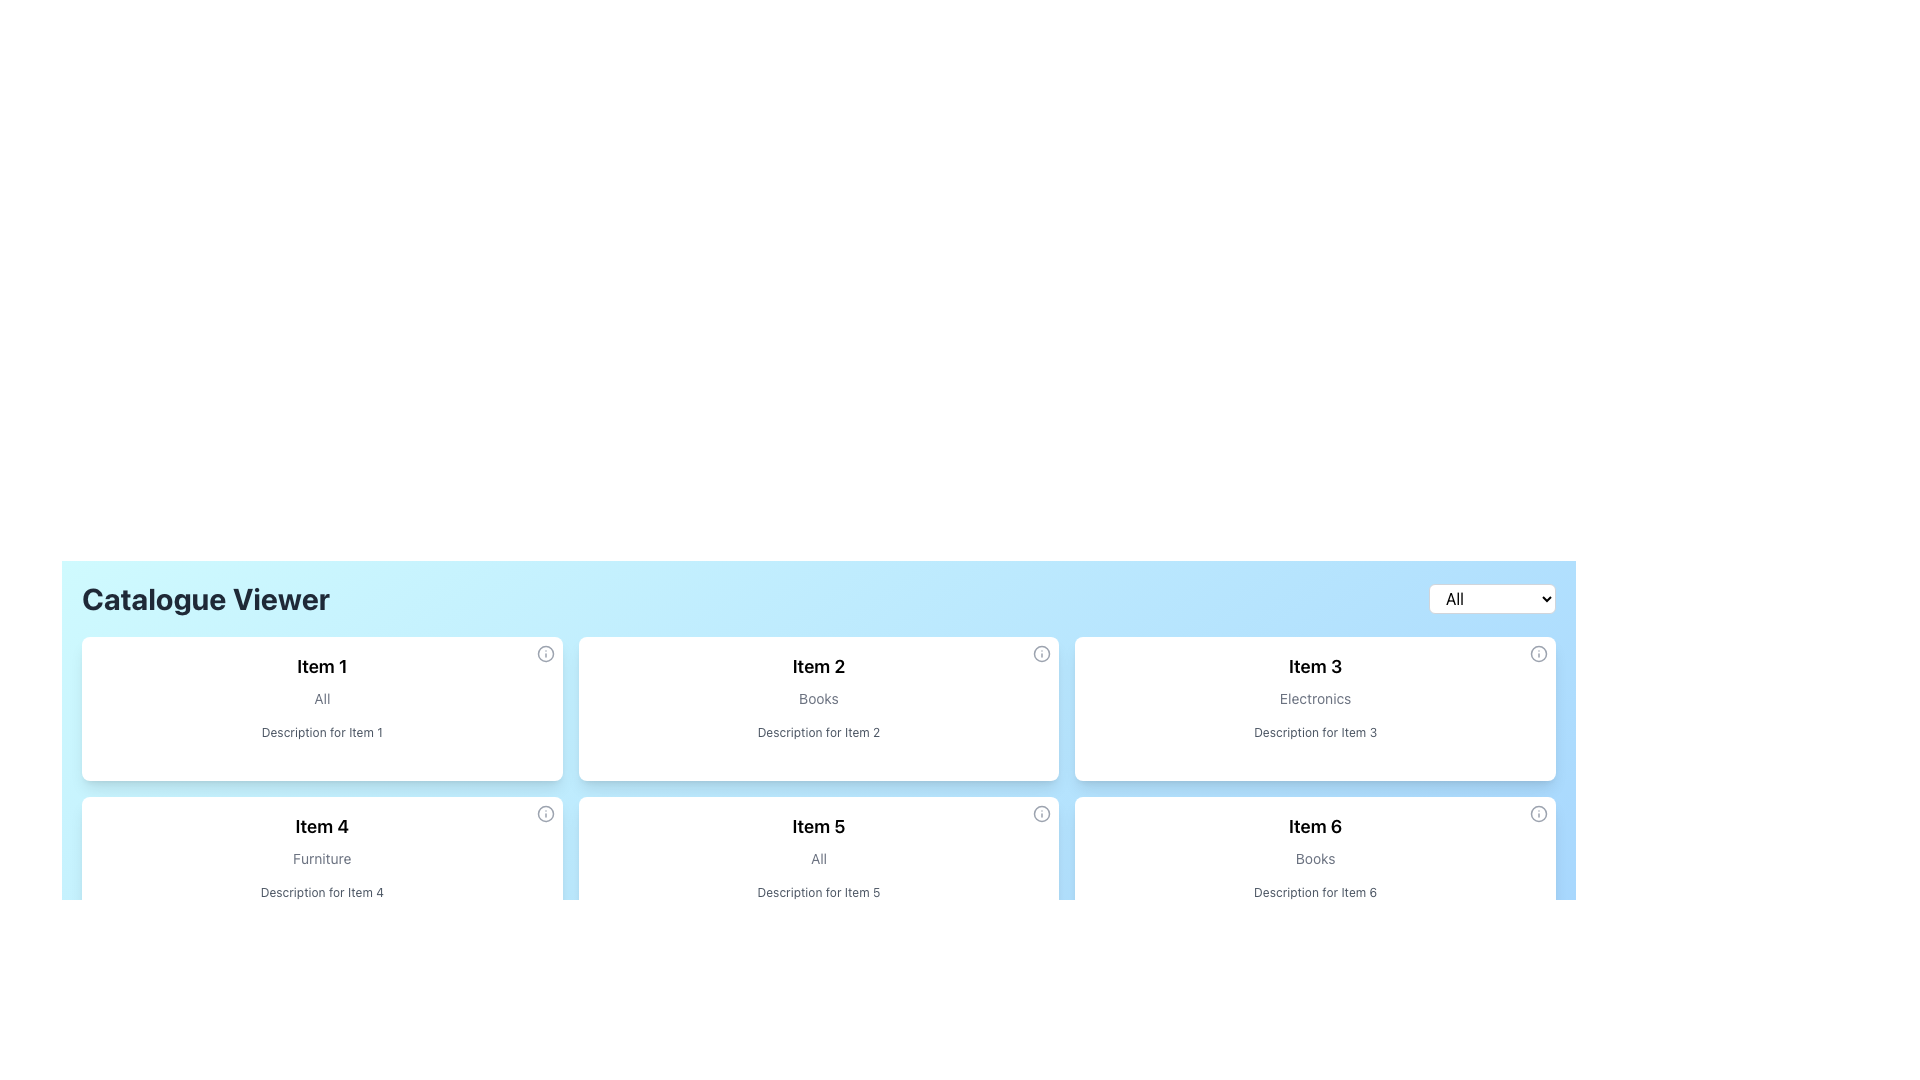  What do you see at coordinates (819, 826) in the screenshot?
I see `the bolded text label 'Item 5' located at the center of the fifth card in the grid, positioned directly above the texts 'All' and 'Description for Item 5'` at bounding box center [819, 826].